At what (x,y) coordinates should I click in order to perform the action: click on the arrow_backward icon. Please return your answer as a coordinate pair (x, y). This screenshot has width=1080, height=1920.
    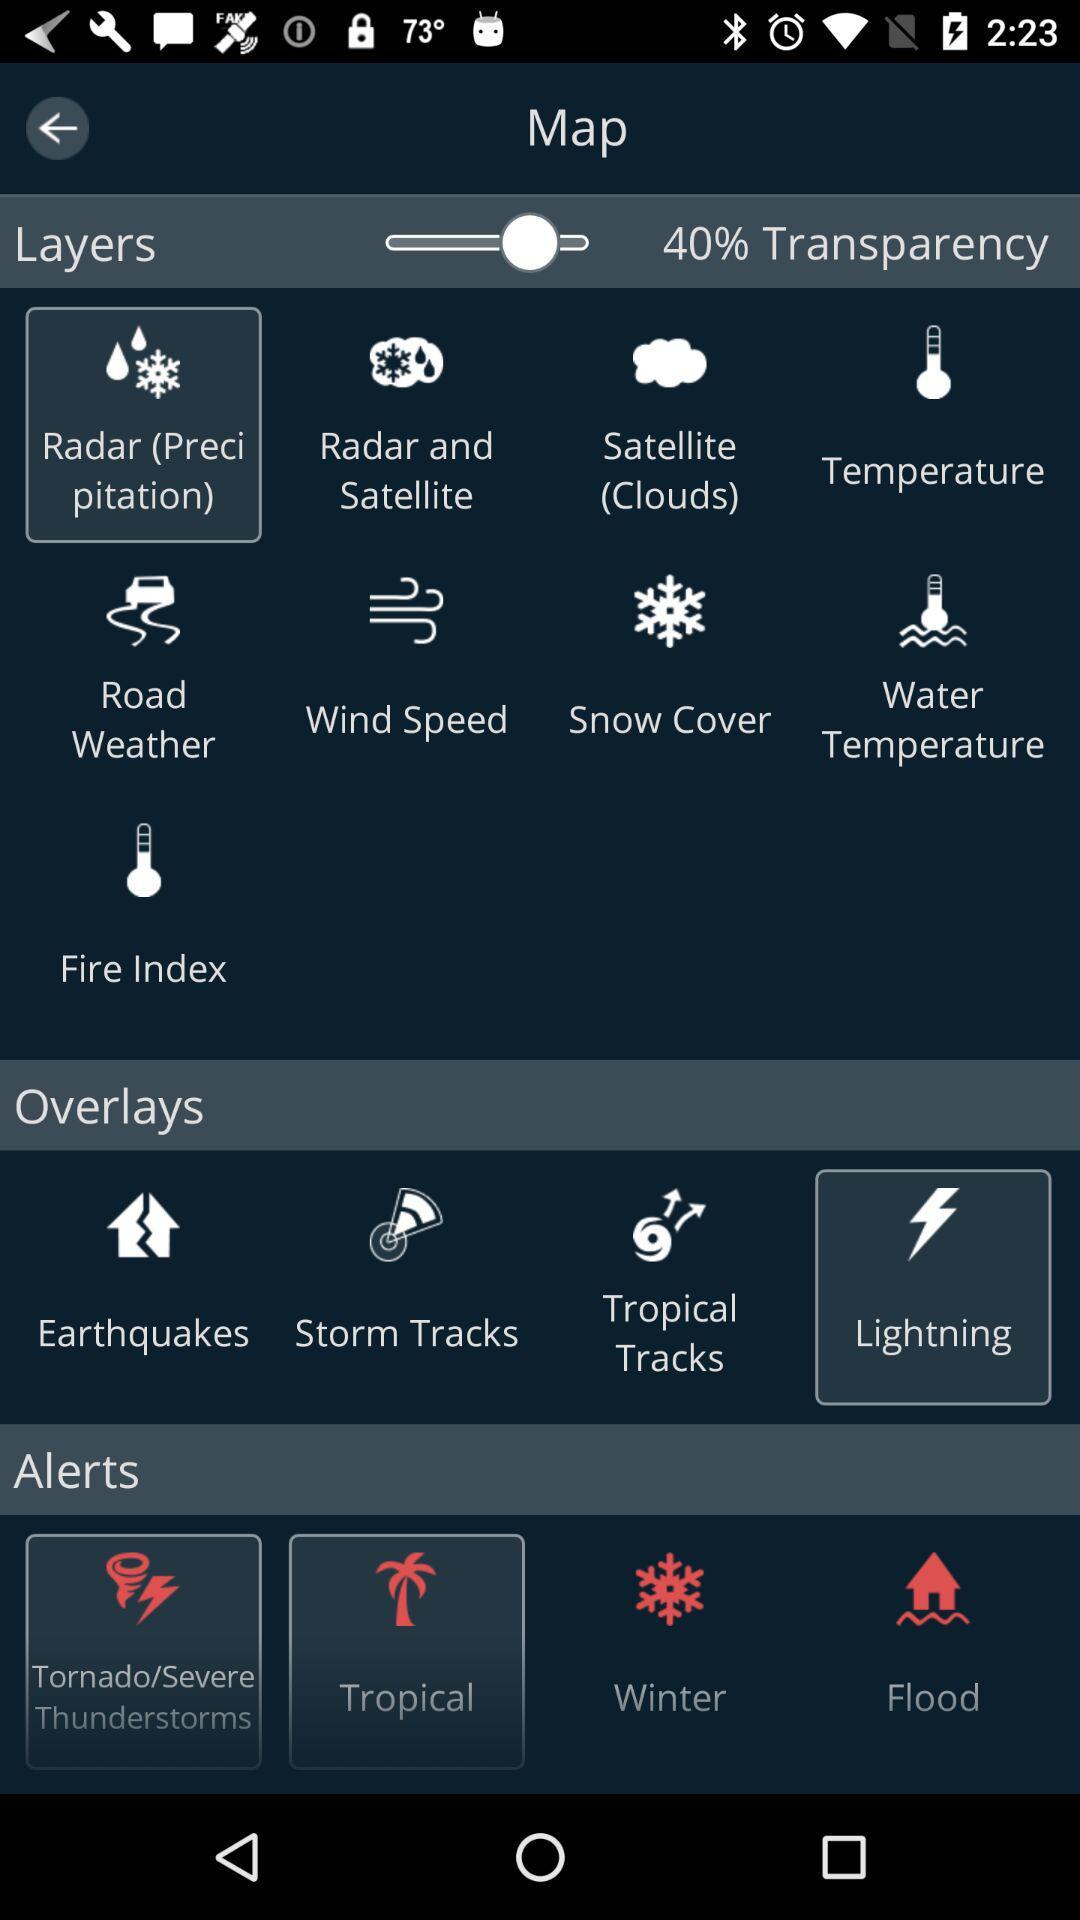
    Looking at the image, I should click on (56, 127).